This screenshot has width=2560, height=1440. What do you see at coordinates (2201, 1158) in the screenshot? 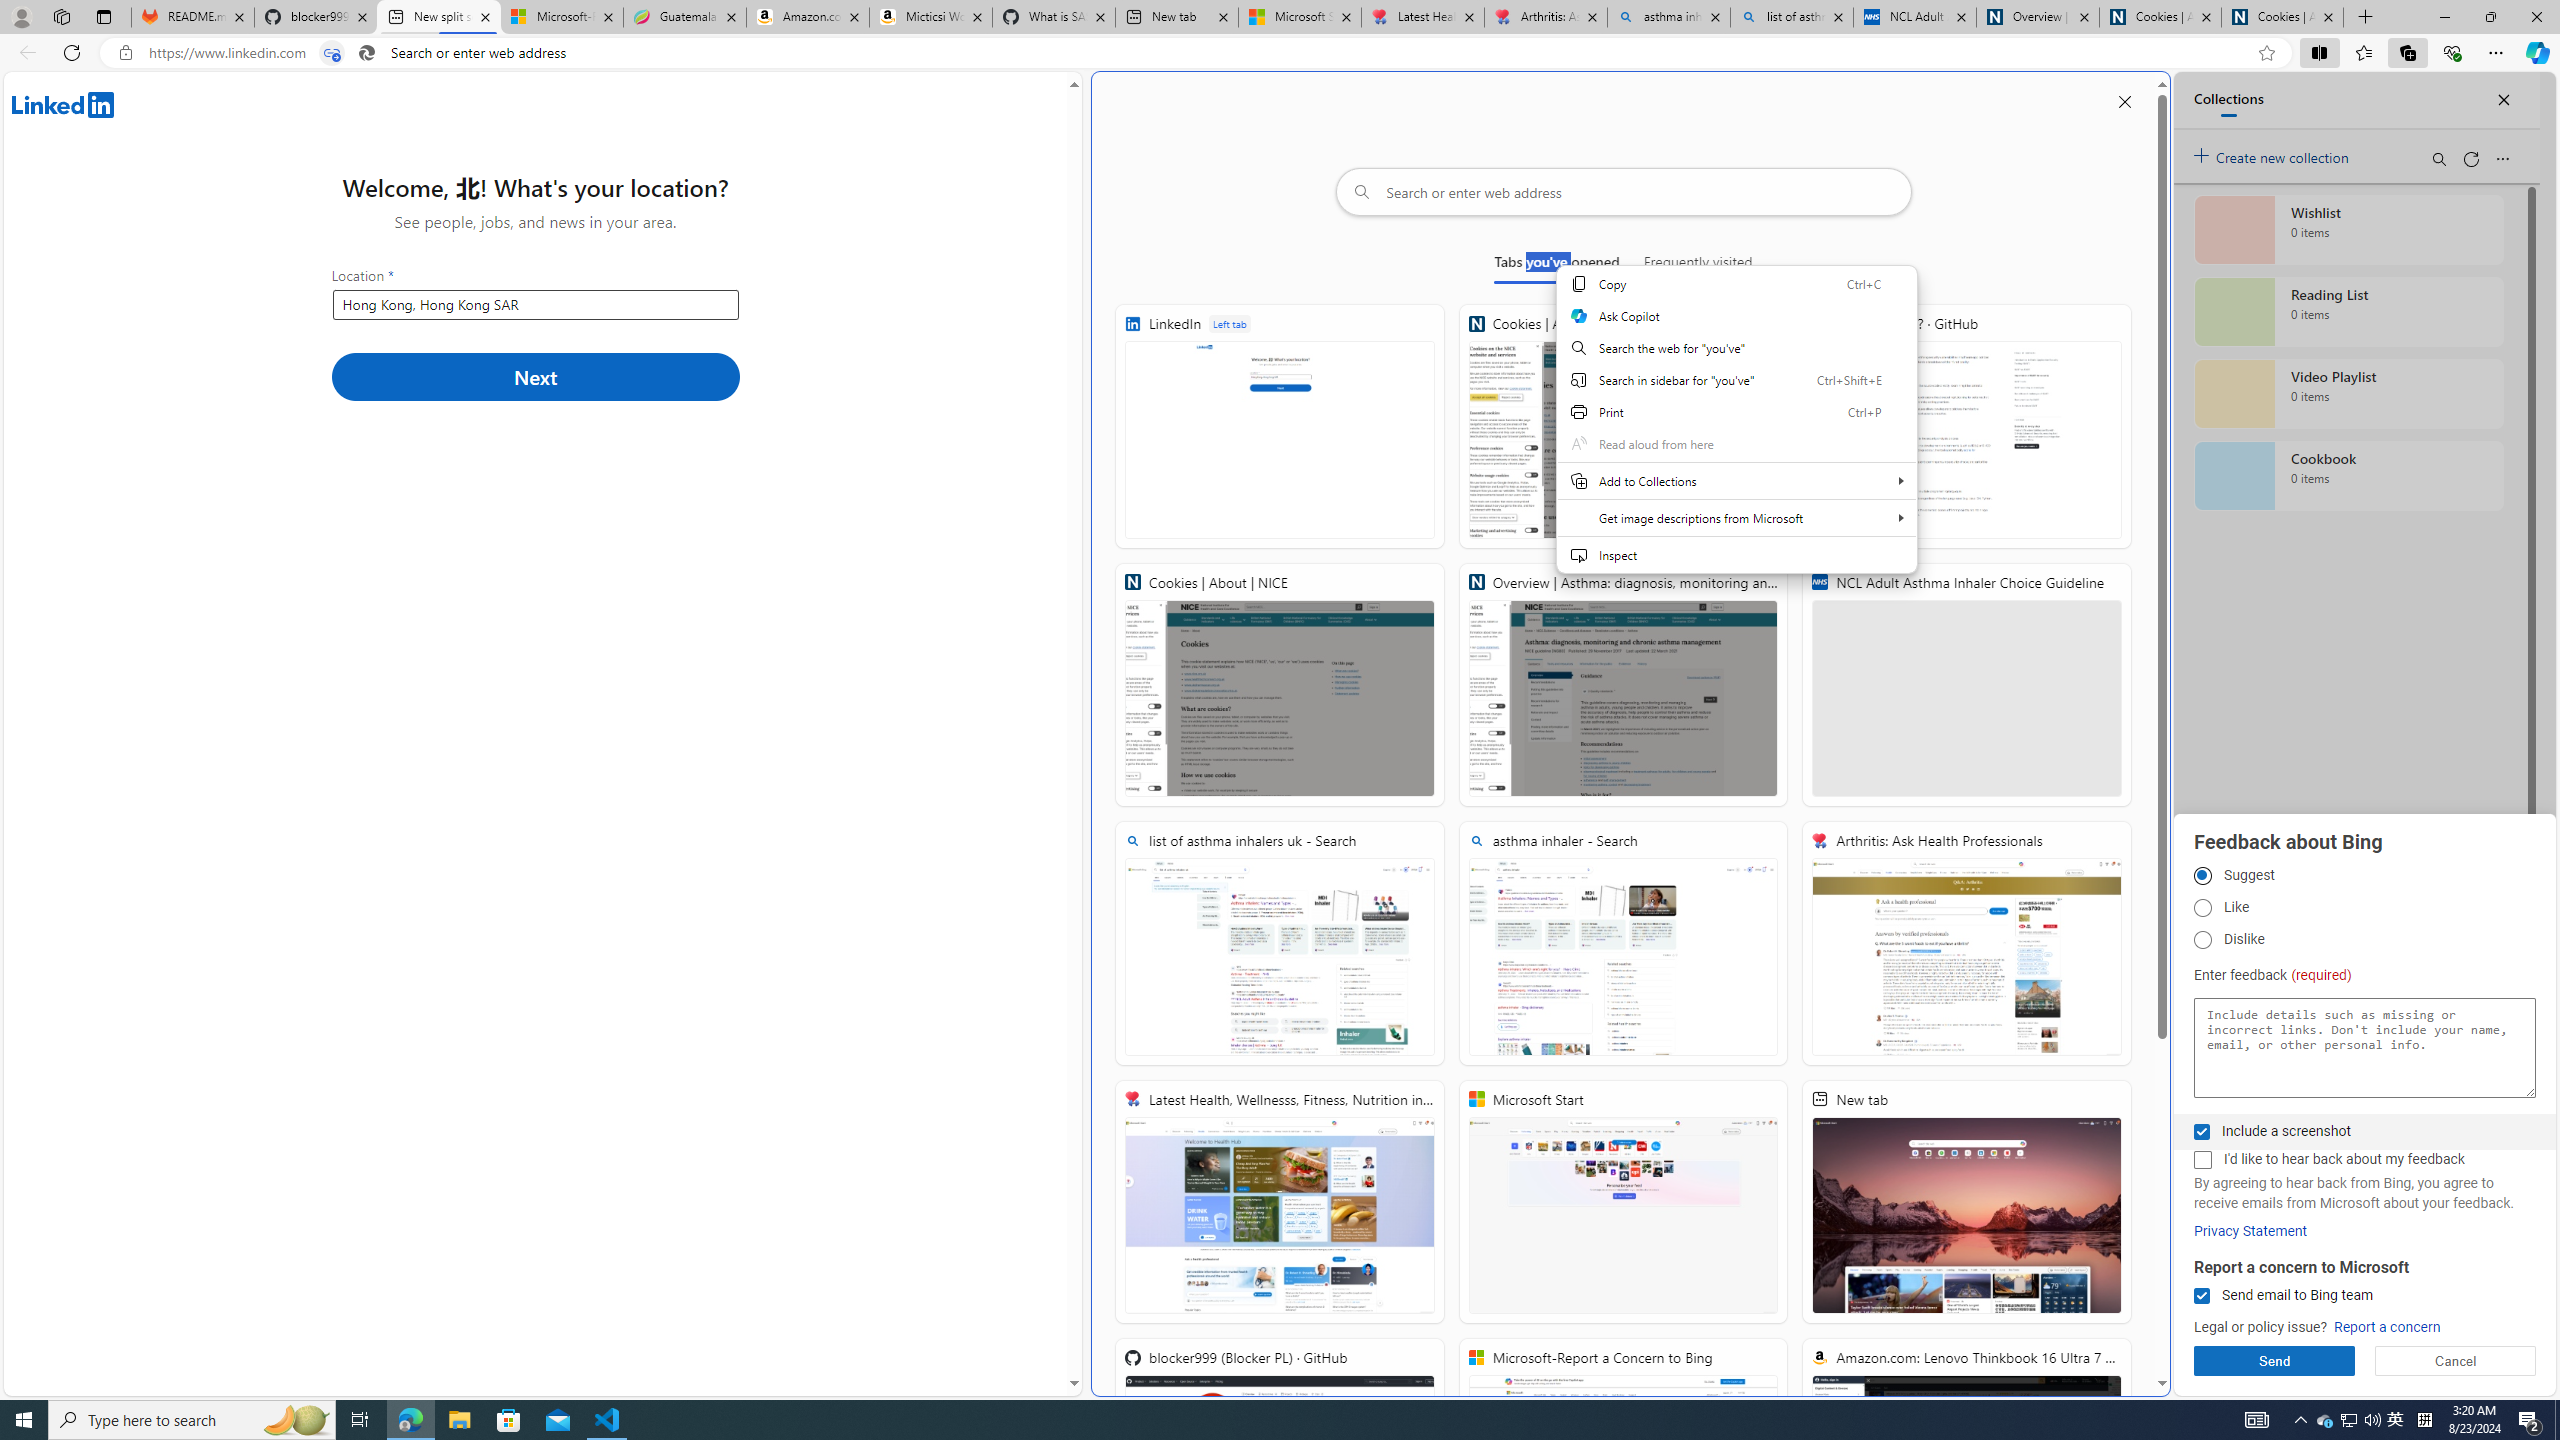
I see `'I'` at bounding box center [2201, 1158].